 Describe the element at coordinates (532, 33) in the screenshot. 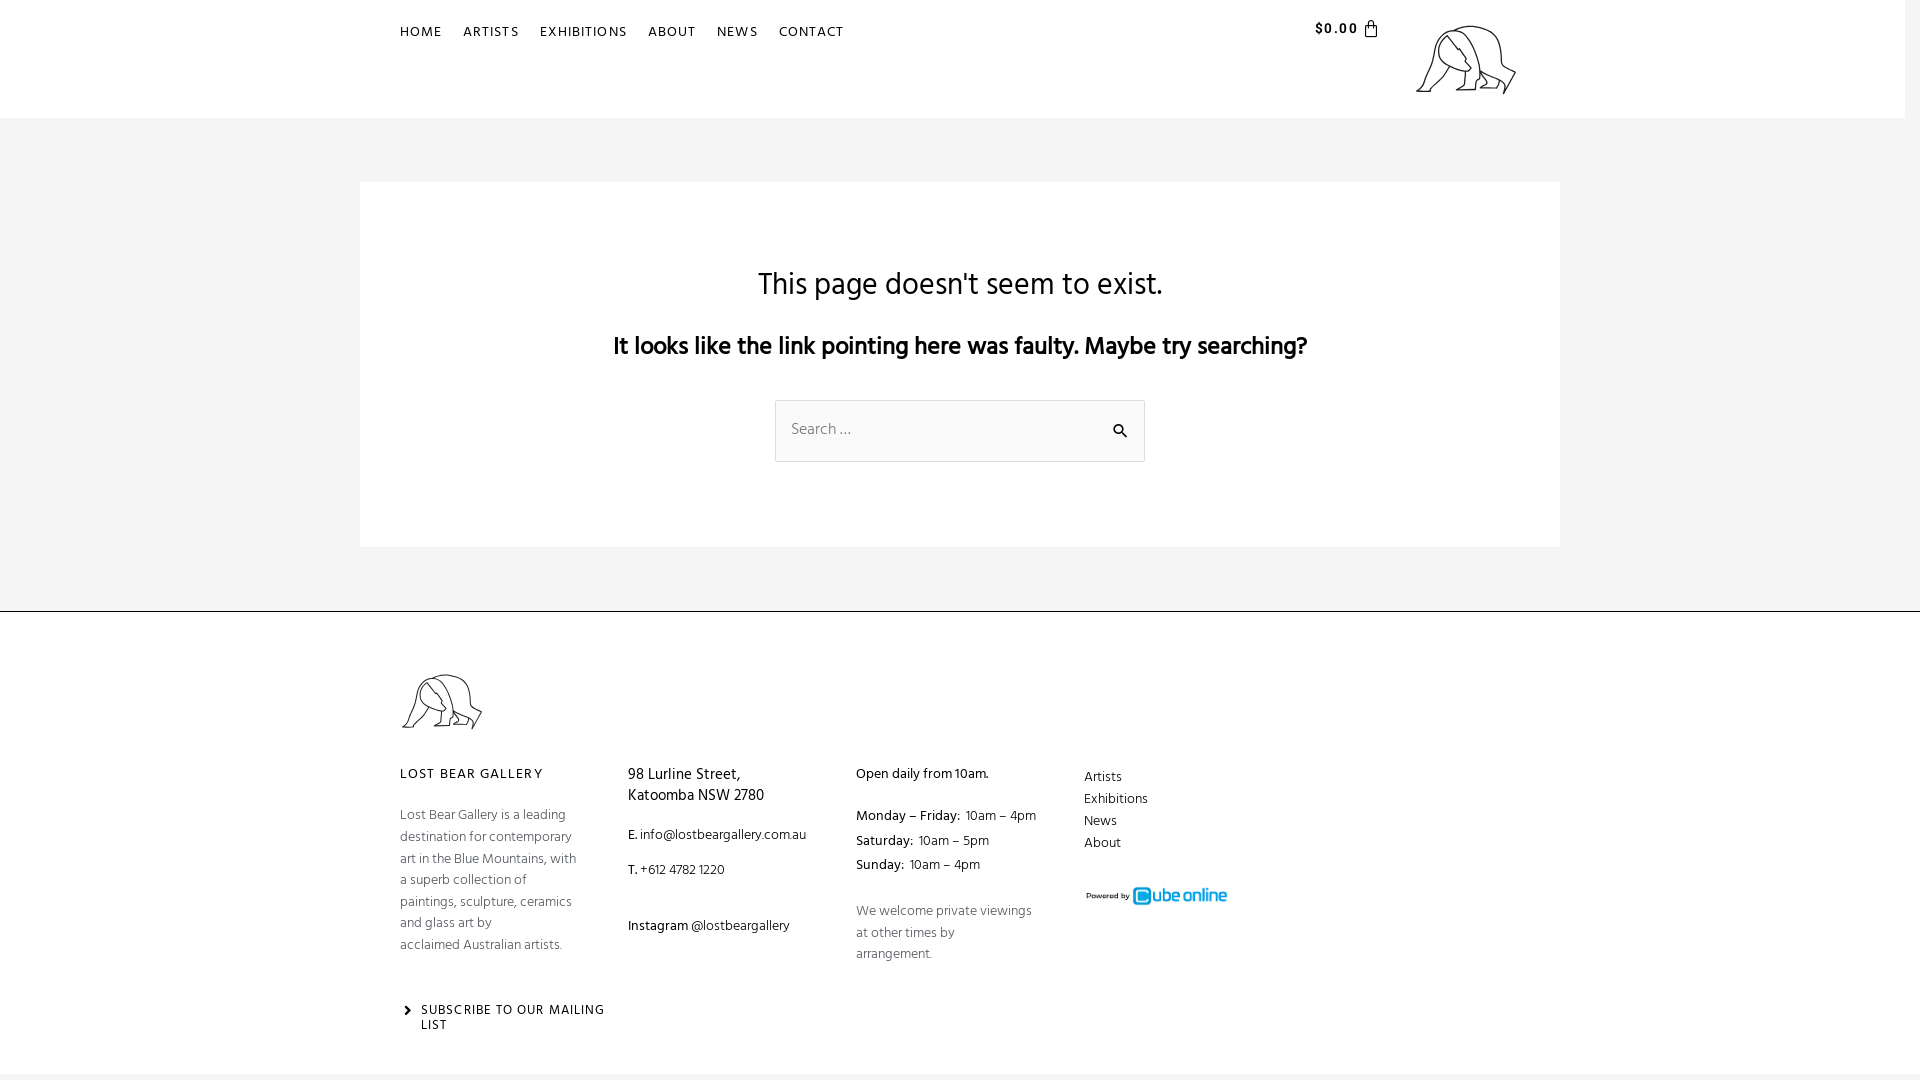

I see `'EXHIBITIONS'` at that location.